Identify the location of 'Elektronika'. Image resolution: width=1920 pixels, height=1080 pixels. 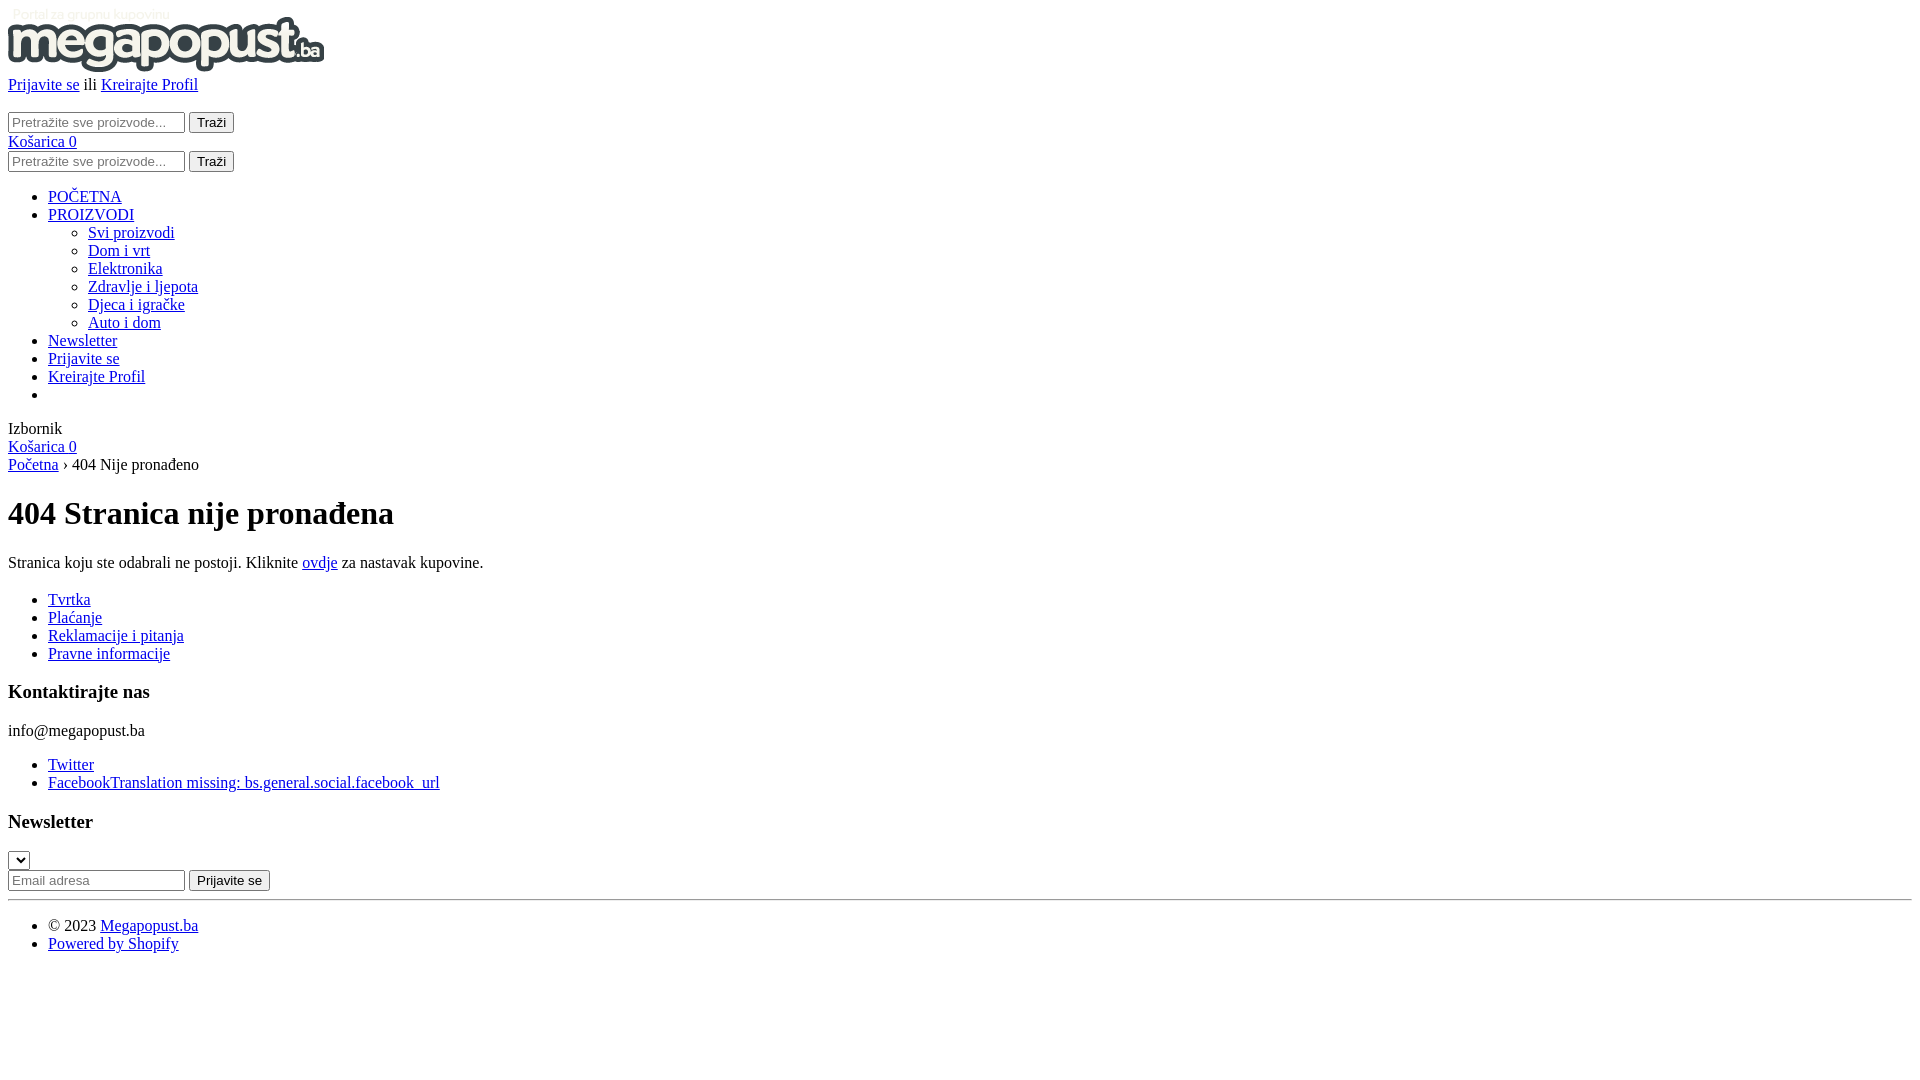
(124, 267).